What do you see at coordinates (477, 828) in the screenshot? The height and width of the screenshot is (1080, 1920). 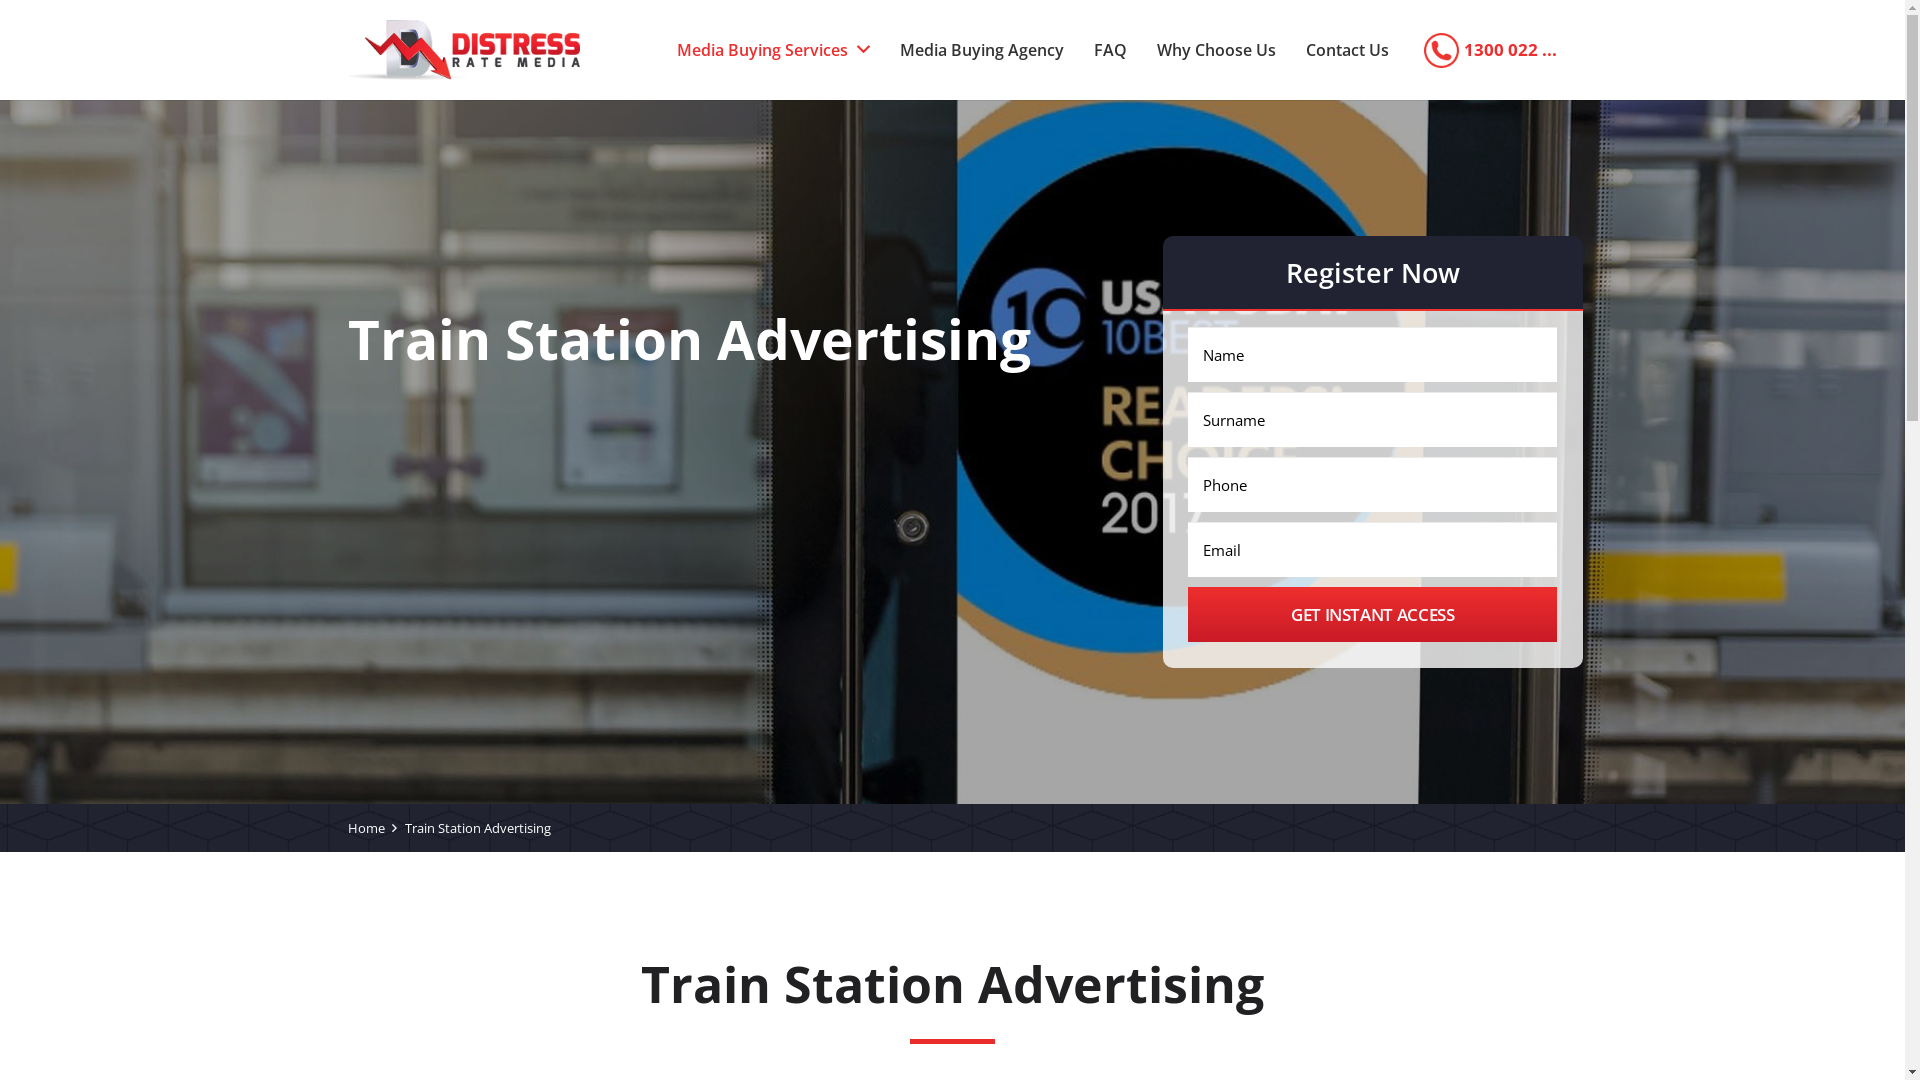 I see `'Train Station Advertising'` at bounding box center [477, 828].